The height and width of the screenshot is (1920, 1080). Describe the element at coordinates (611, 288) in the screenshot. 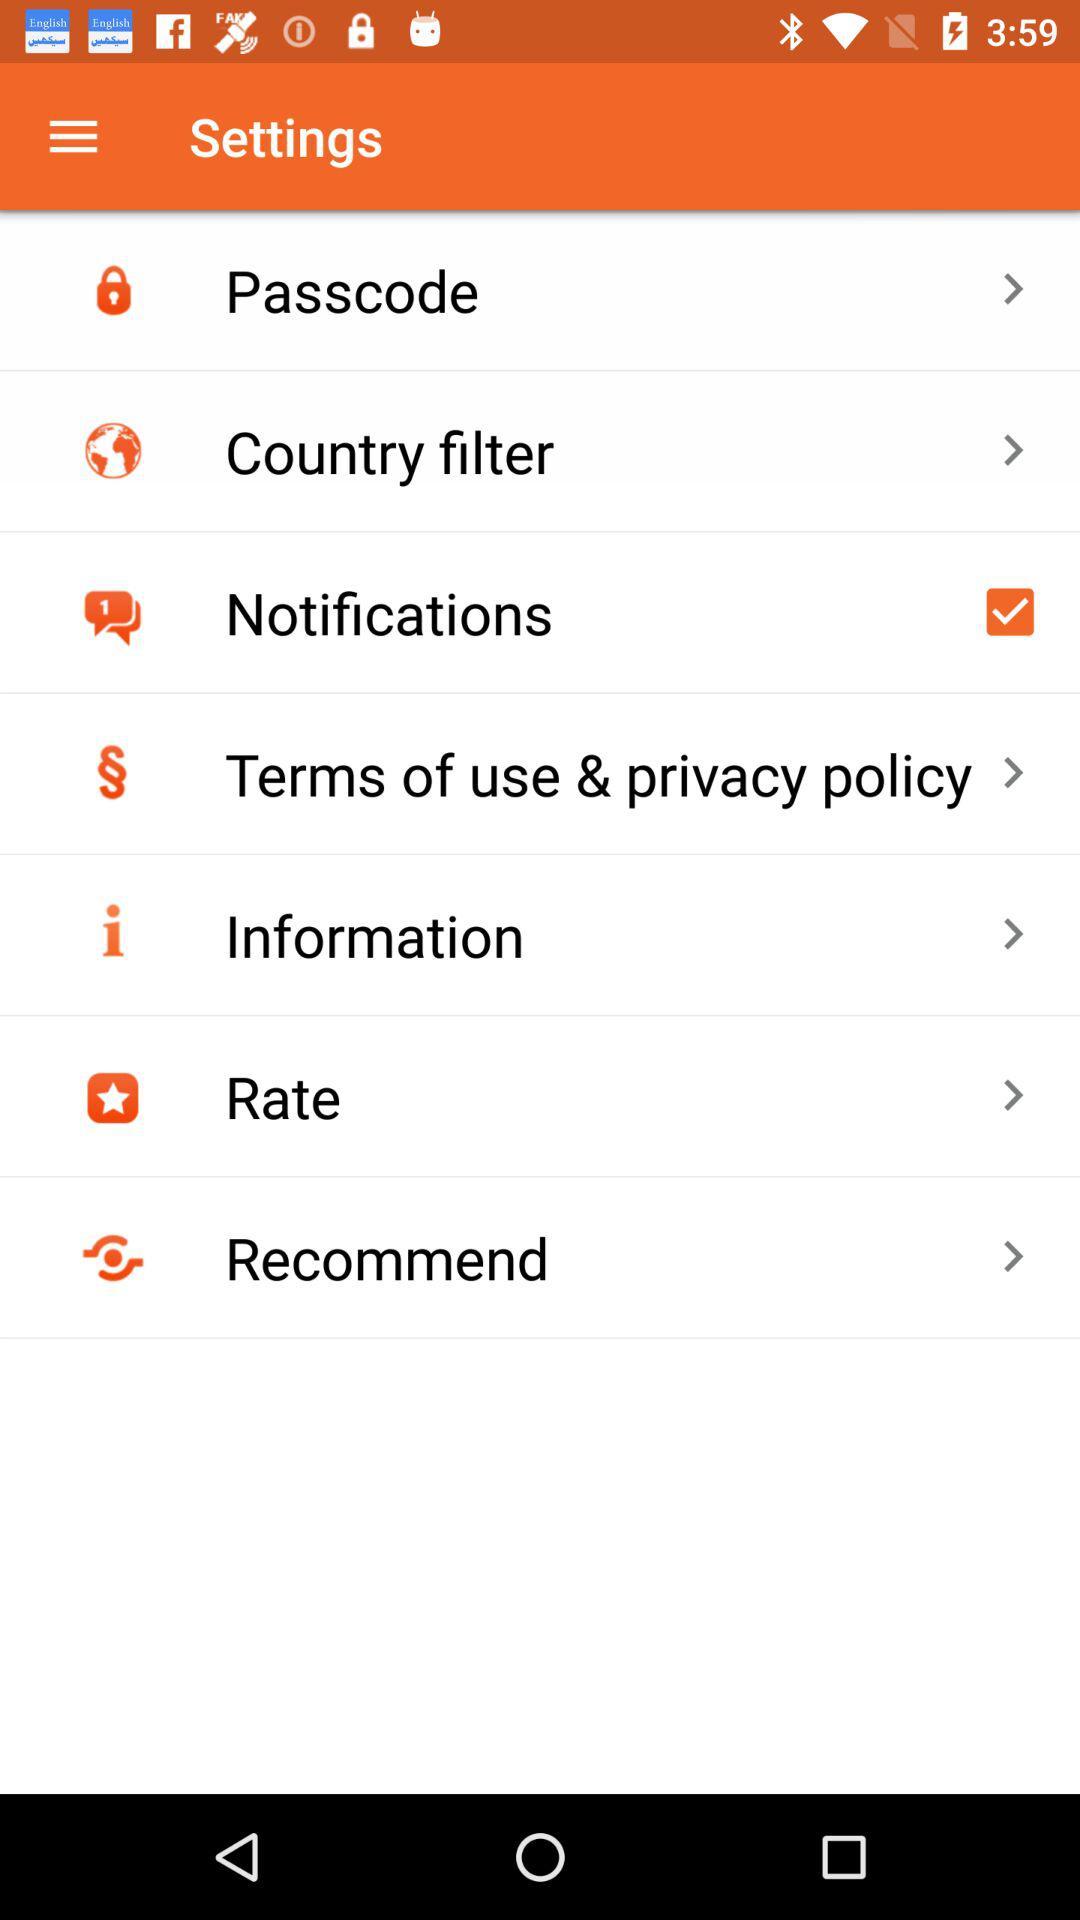

I see `the passcode item` at that location.